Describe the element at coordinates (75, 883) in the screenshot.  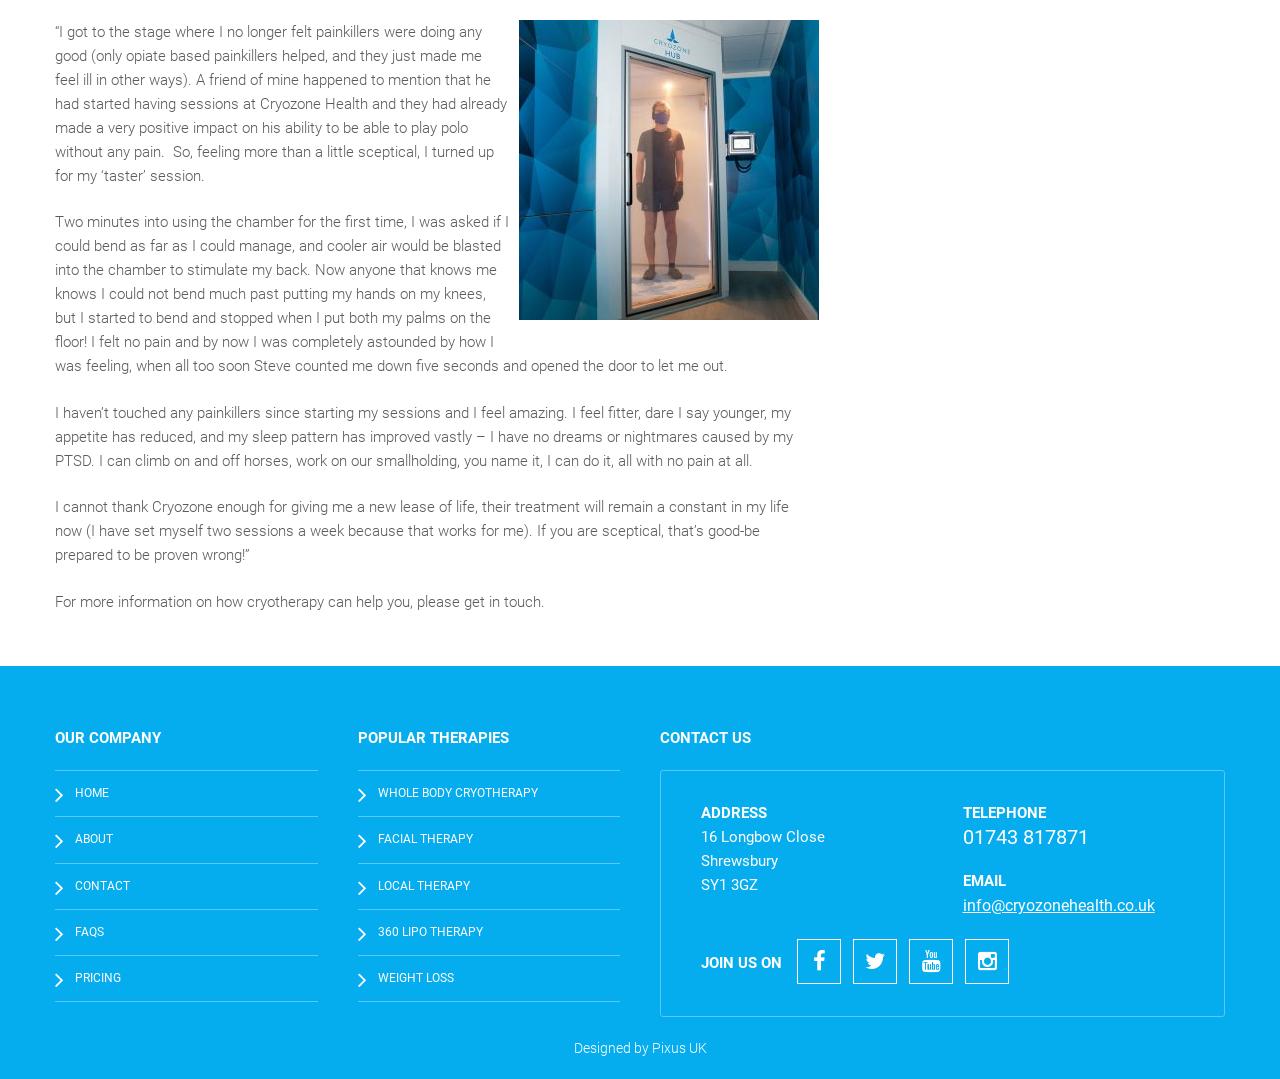
I see `'Contact'` at that location.